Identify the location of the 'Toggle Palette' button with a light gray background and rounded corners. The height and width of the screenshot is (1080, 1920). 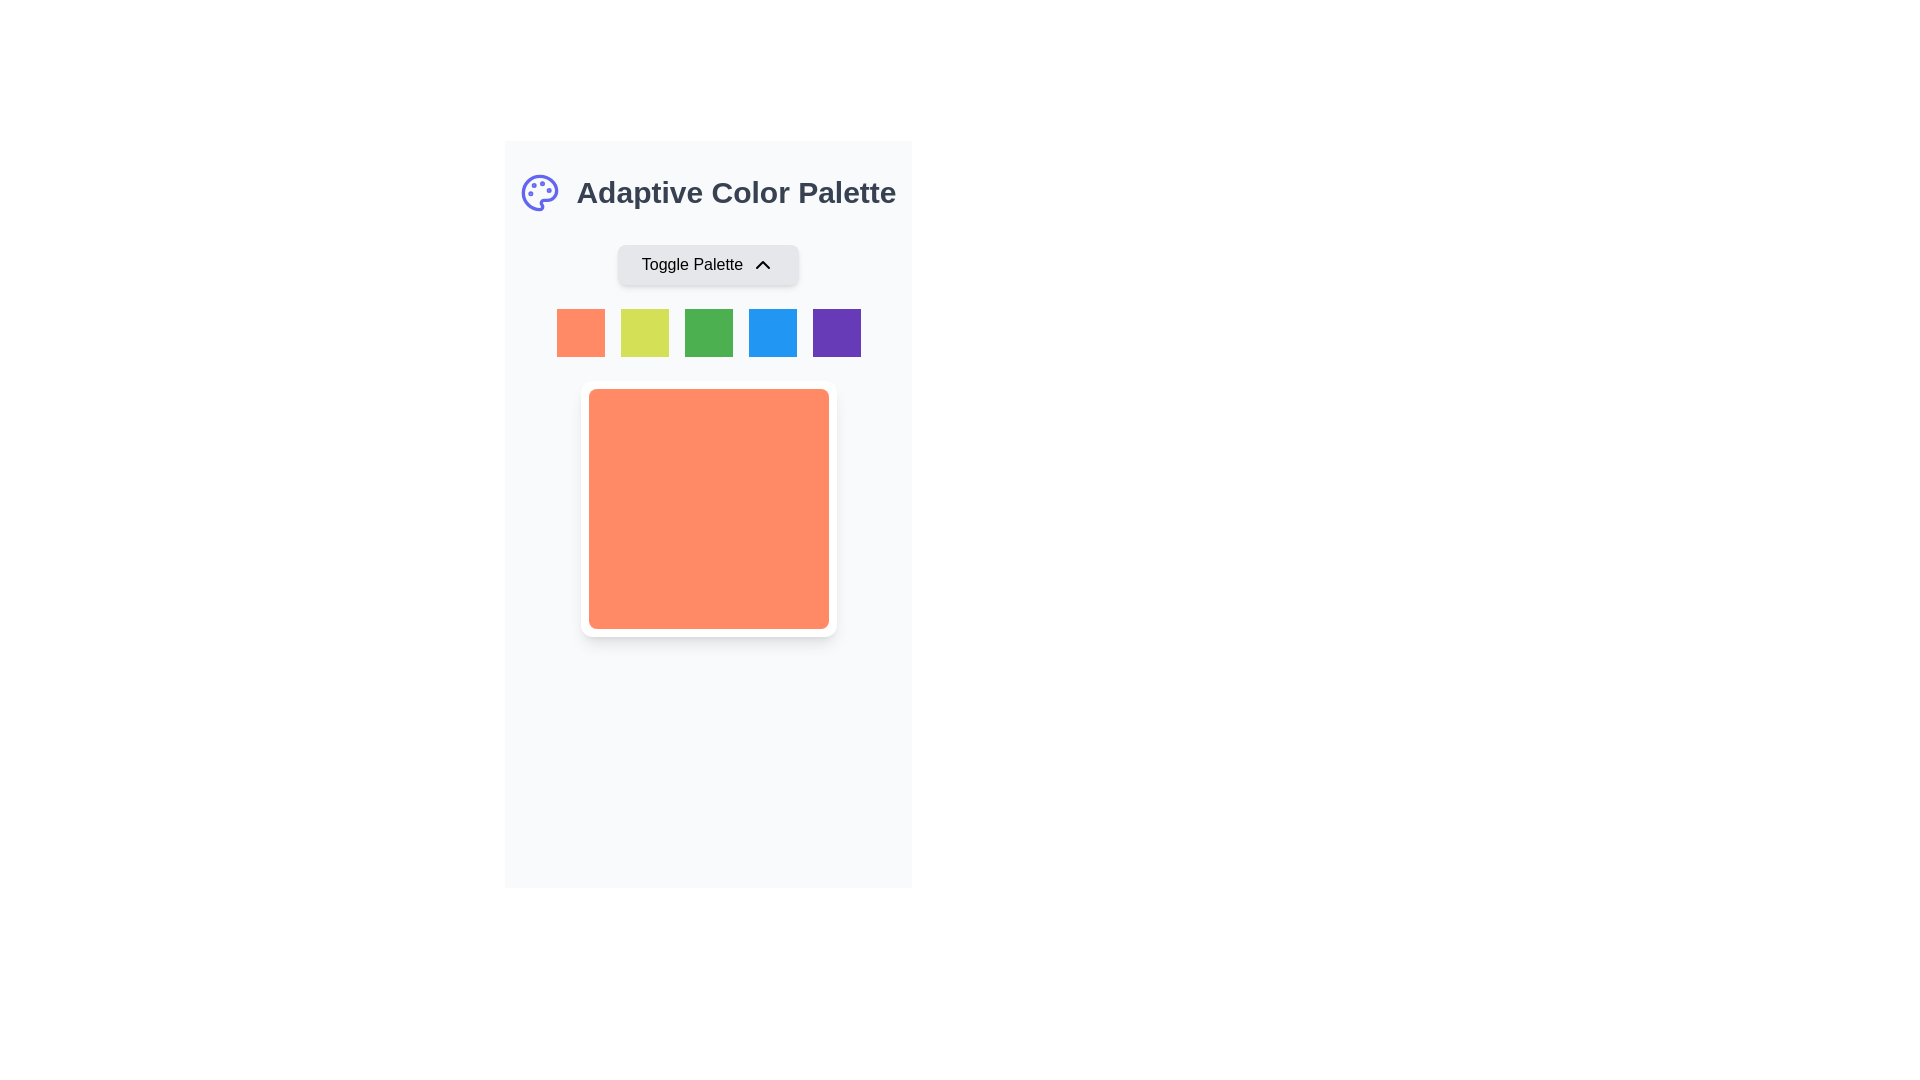
(708, 264).